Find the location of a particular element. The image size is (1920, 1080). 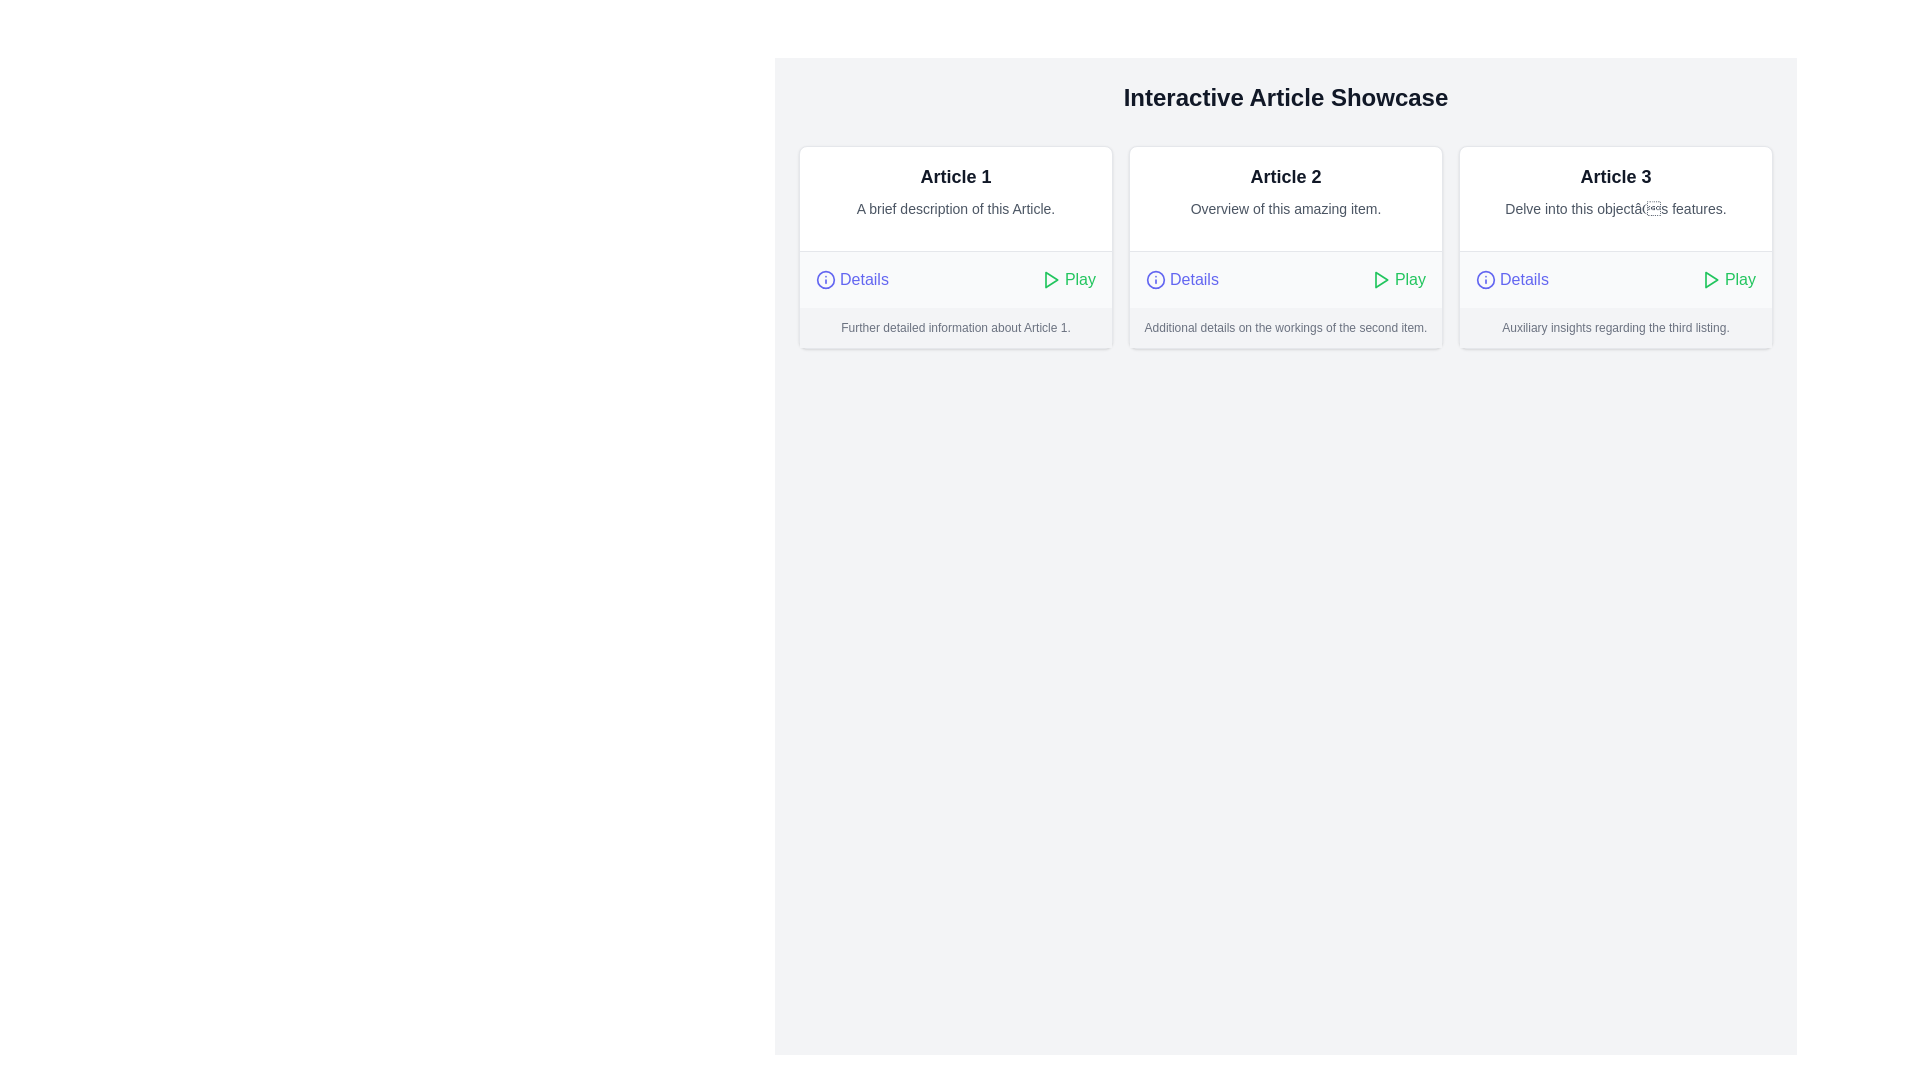

the title Text label of the second card in the list is located at coordinates (1286, 176).